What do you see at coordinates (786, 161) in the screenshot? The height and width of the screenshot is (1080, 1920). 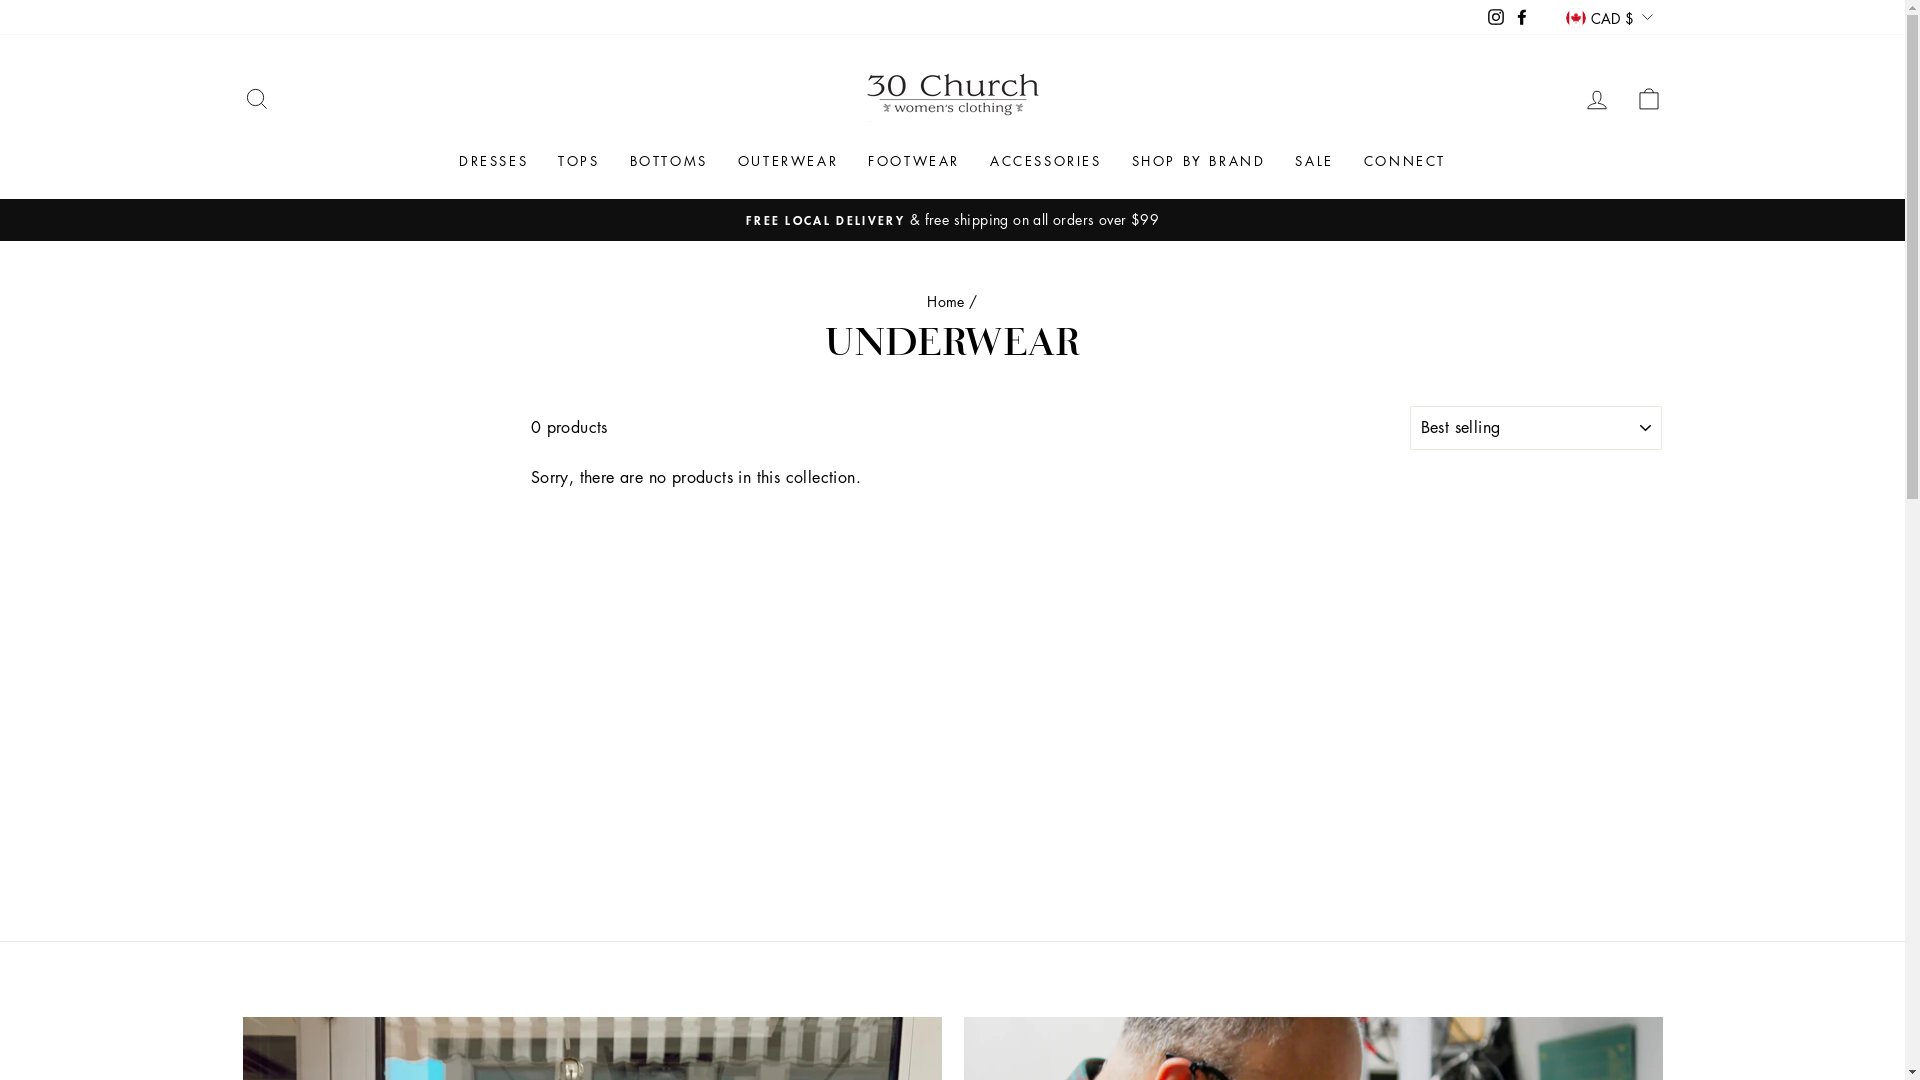 I see `'OUTERWEAR'` at bounding box center [786, 161].